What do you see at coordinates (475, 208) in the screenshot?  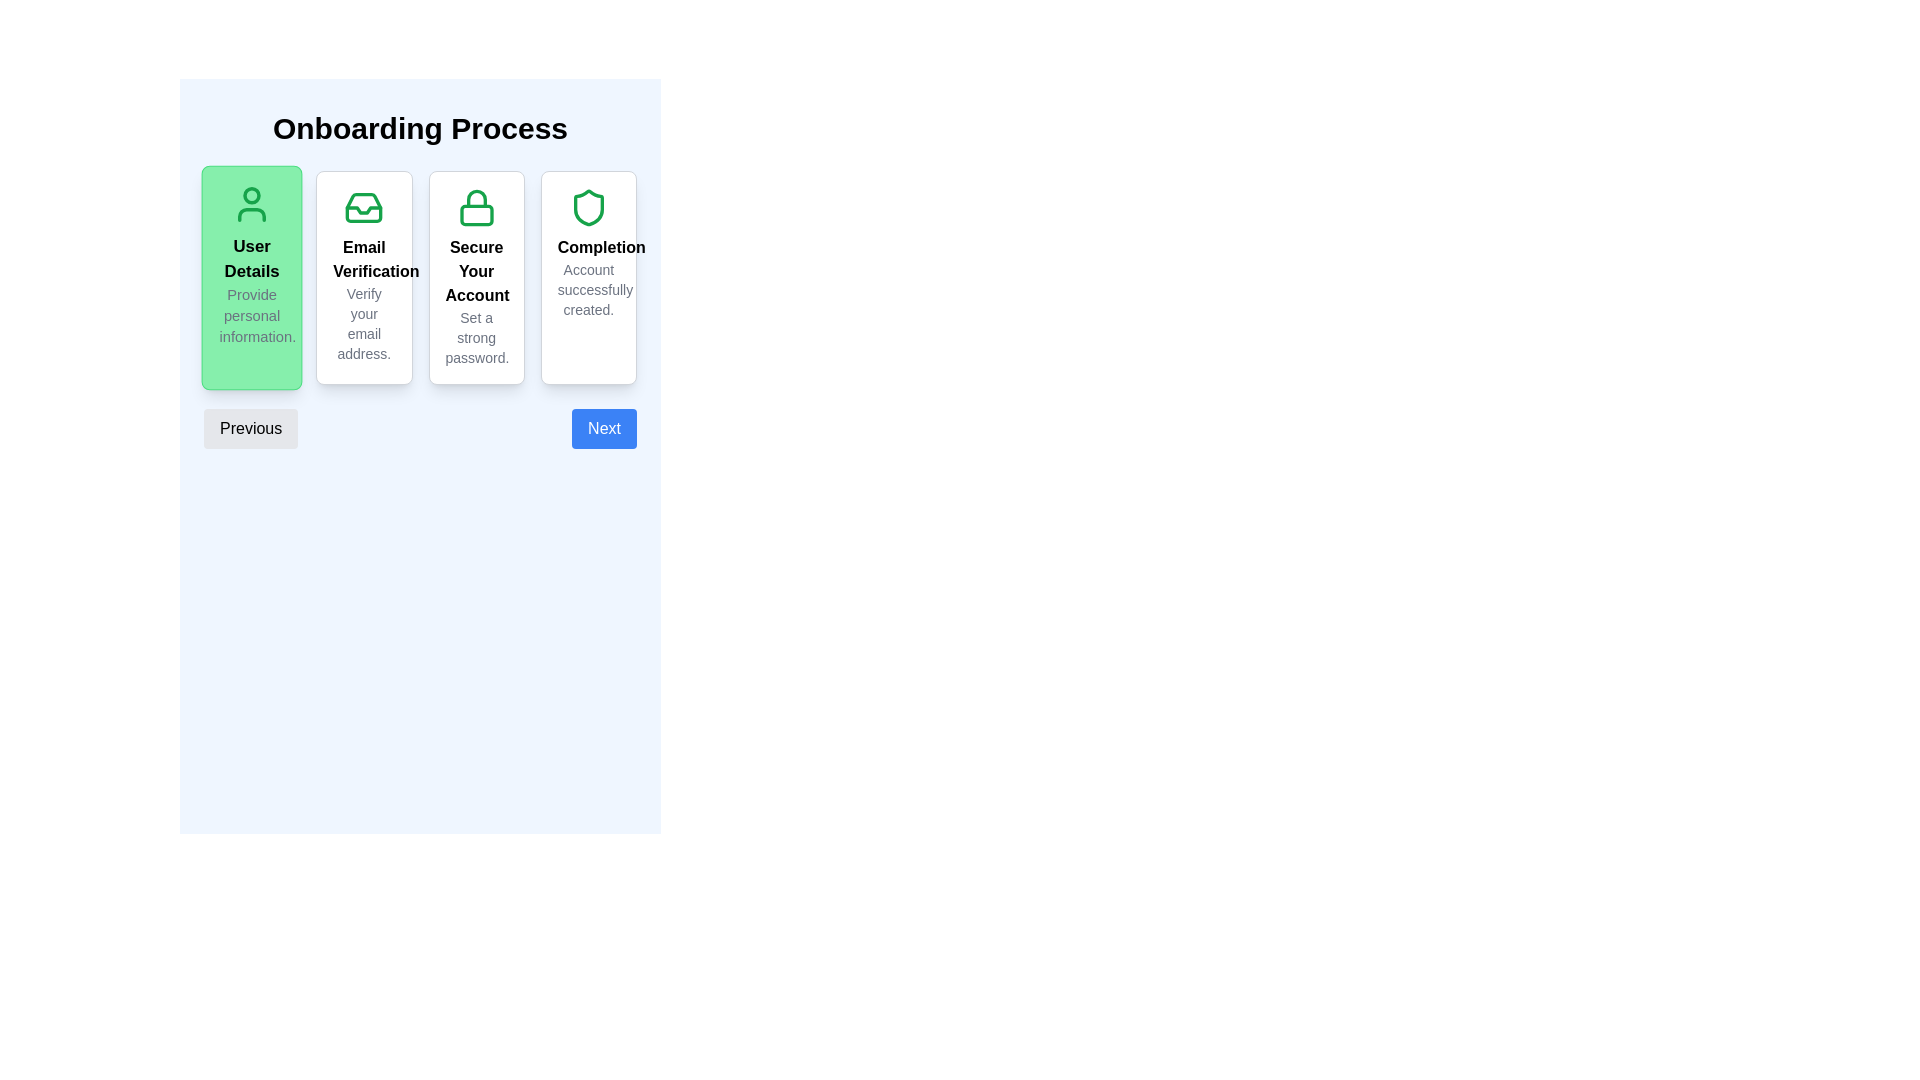 I see `the security icon located in the third card from the left, which represents password protection, above the heading 'Secure Your Account'` at bounding box center [475, 208].